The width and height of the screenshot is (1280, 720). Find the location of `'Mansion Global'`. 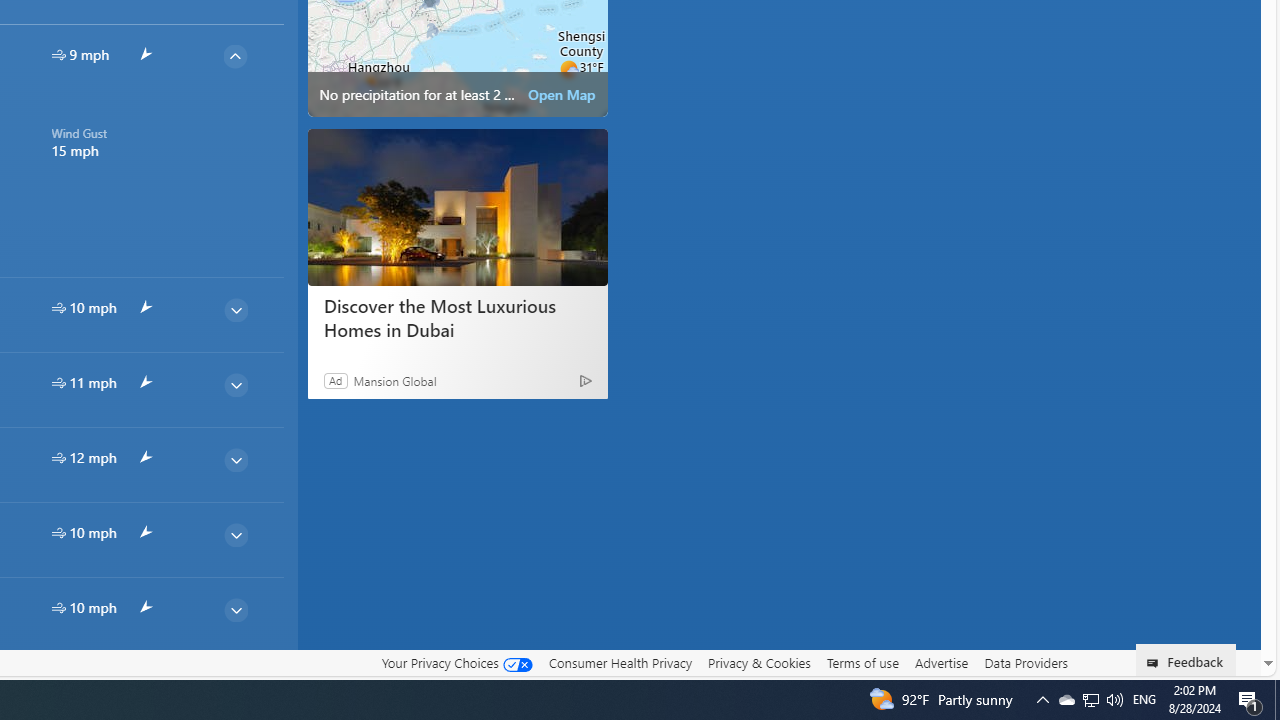

'Mansion Global' is located at coordinates (394, 380).